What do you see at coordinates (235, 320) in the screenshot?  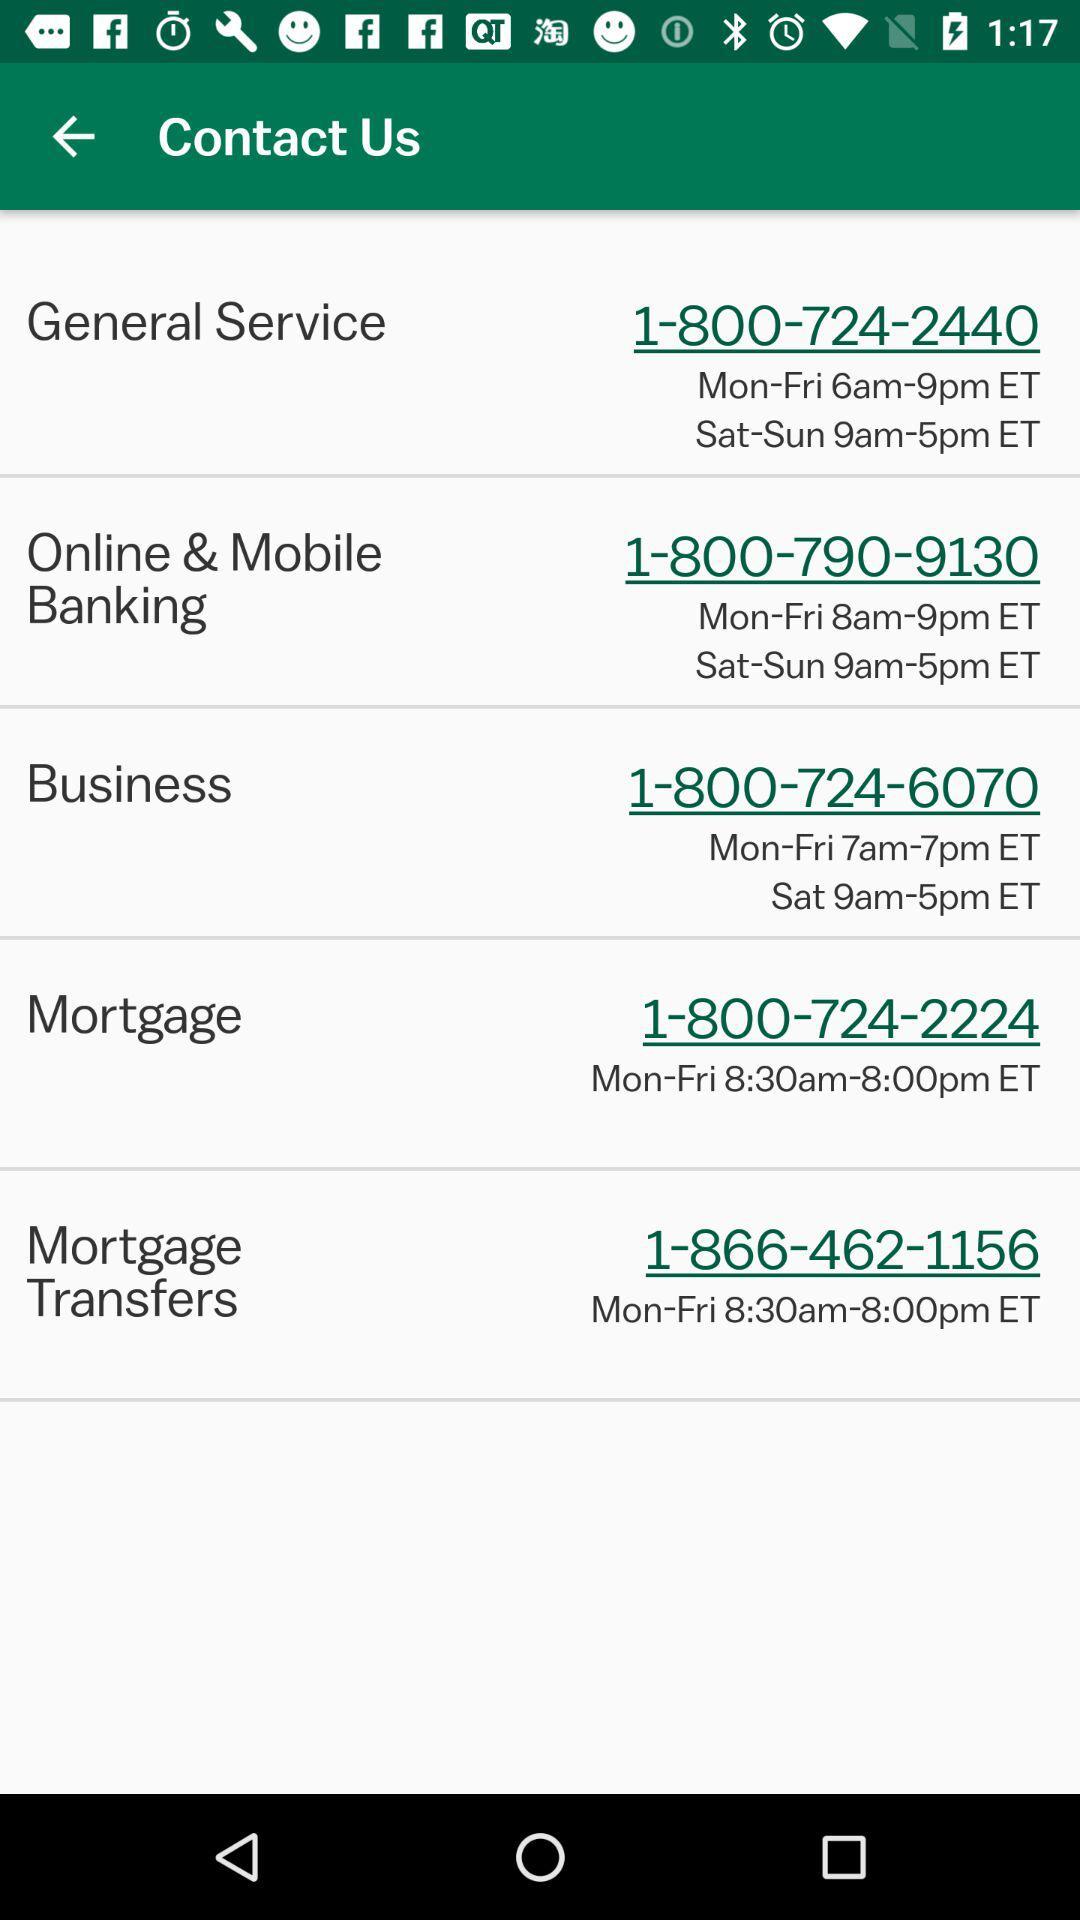 I see `item to the left of the 1 800 724 icon` at bounding box center [235, 320].